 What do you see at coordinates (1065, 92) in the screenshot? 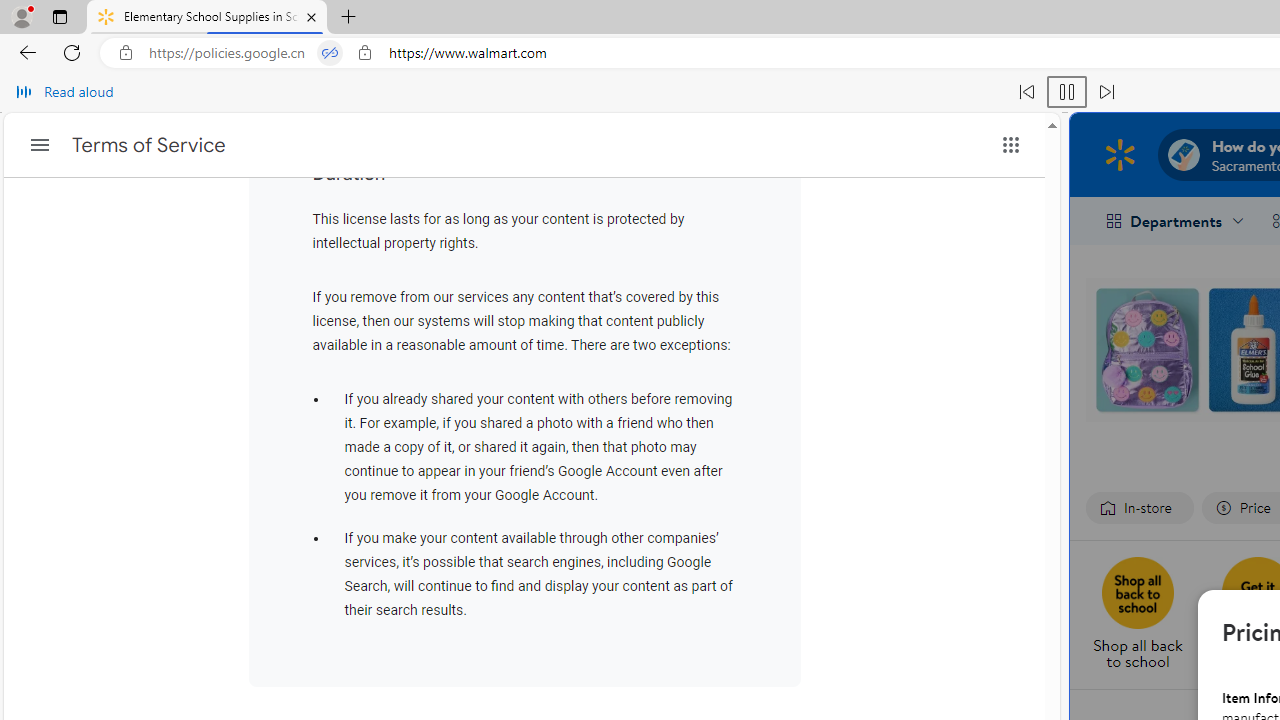
I see `'Pause read aloud (Ctrl+Shift+U)'` at bounding box center [1065, 92].